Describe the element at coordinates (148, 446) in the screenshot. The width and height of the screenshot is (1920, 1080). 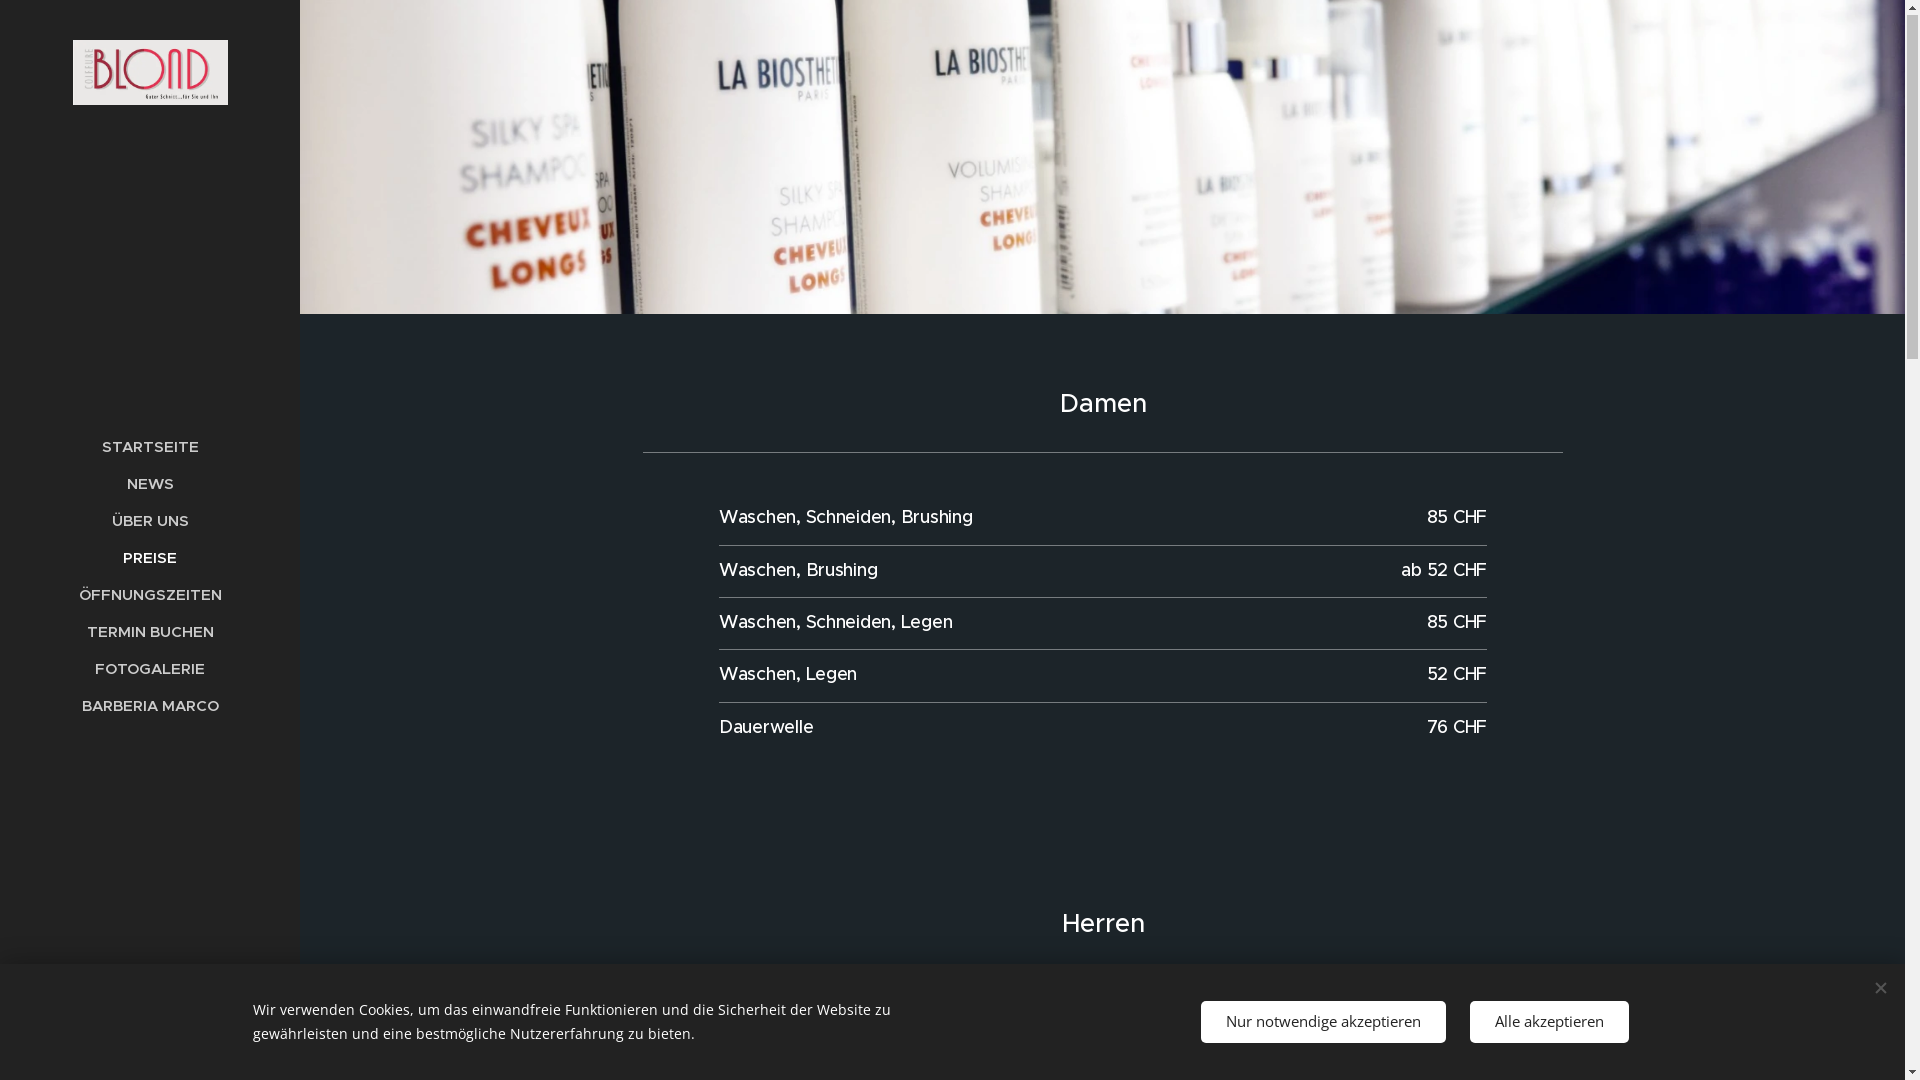
I see `'STARTSEITE'` at that location.